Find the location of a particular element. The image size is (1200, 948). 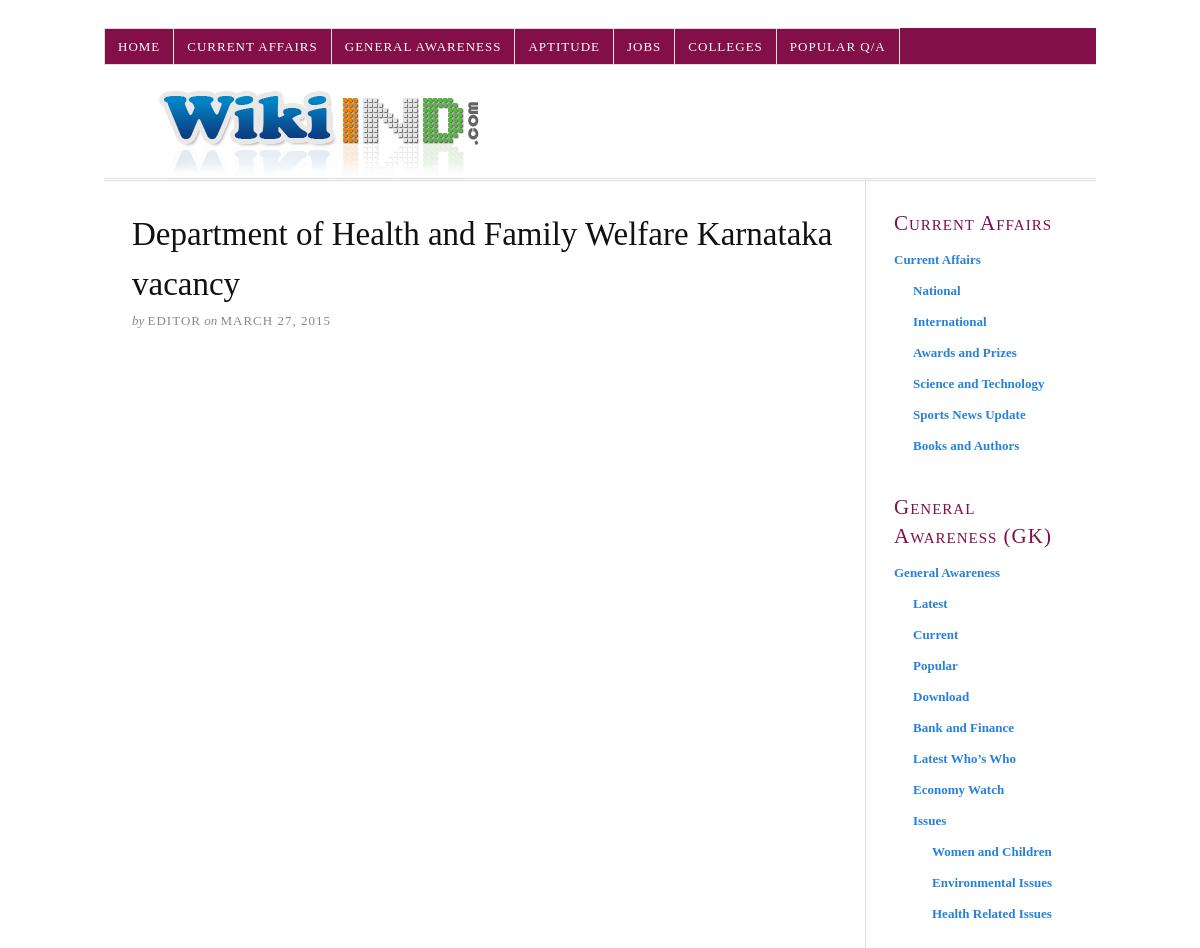

'Environmental Issues' is located at coordinates (932, 881).